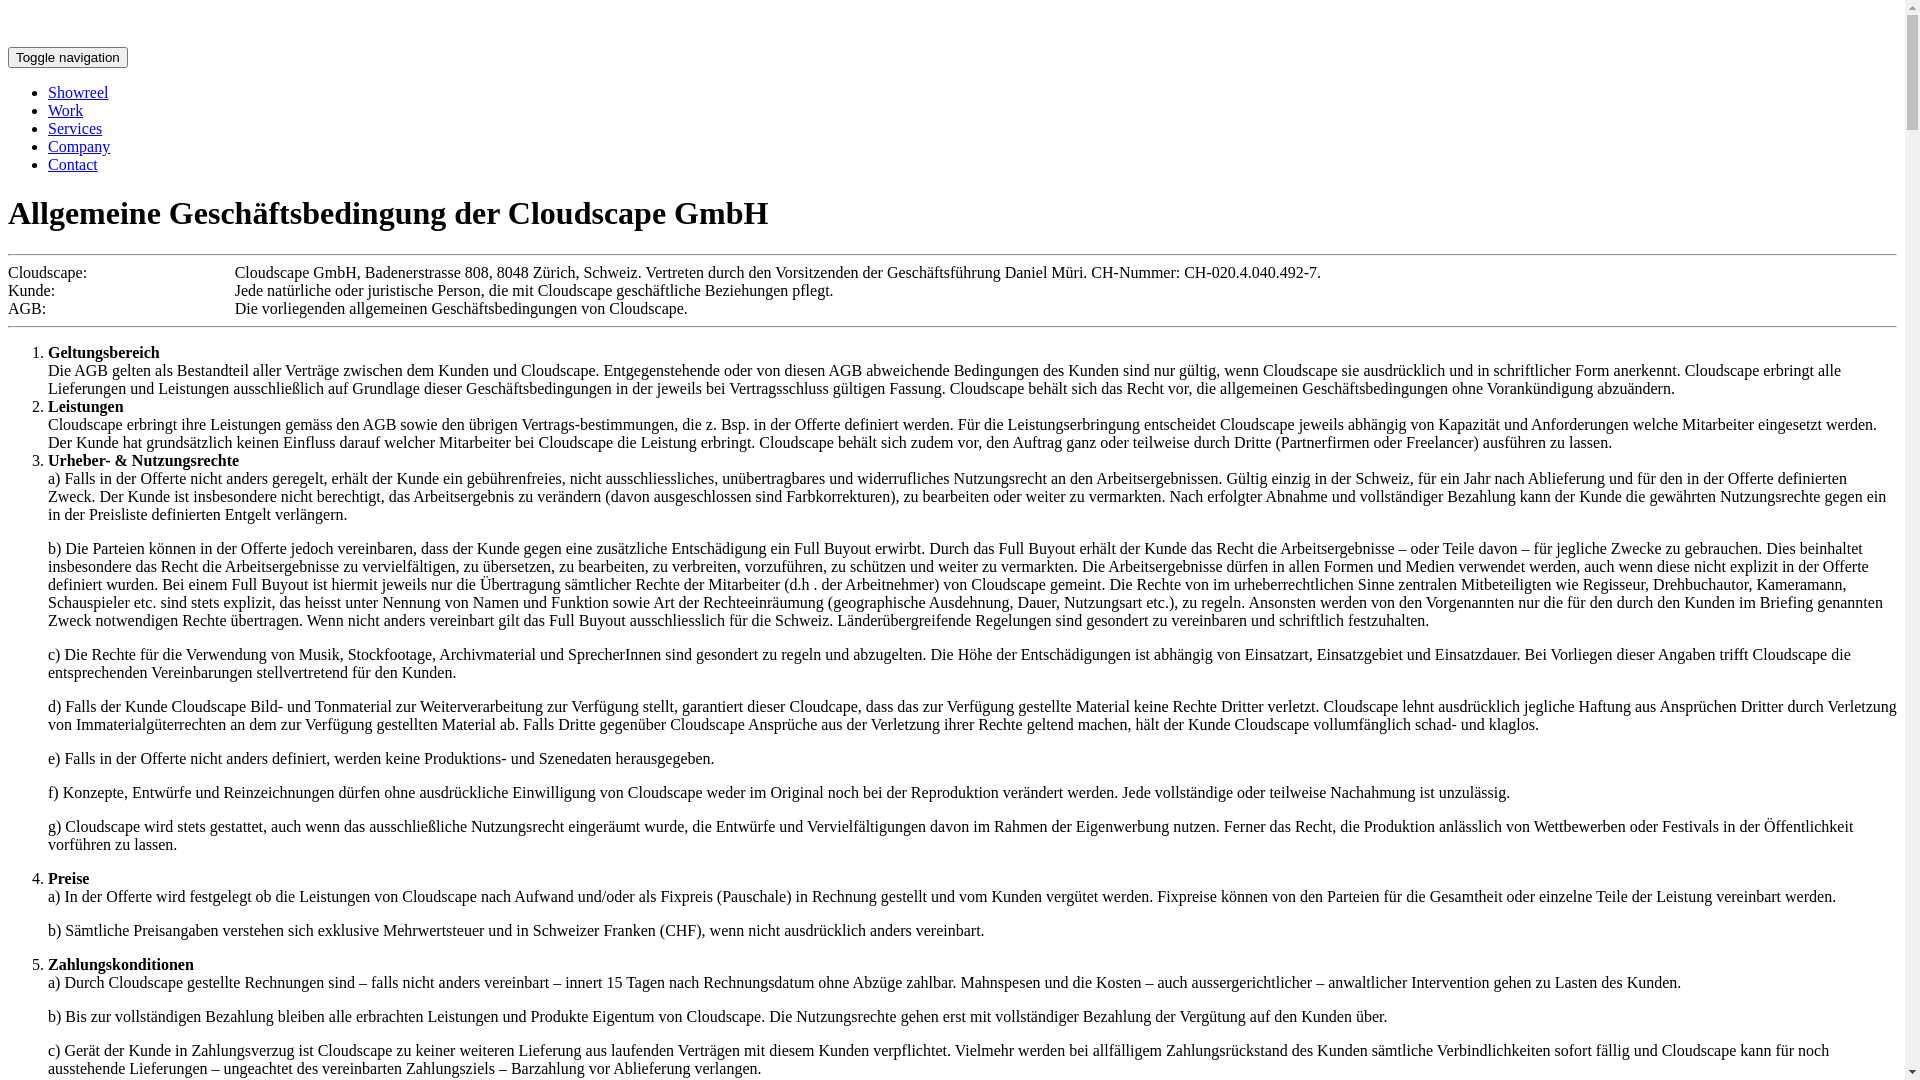  I want to click on 'Contact', so click(72, 163).